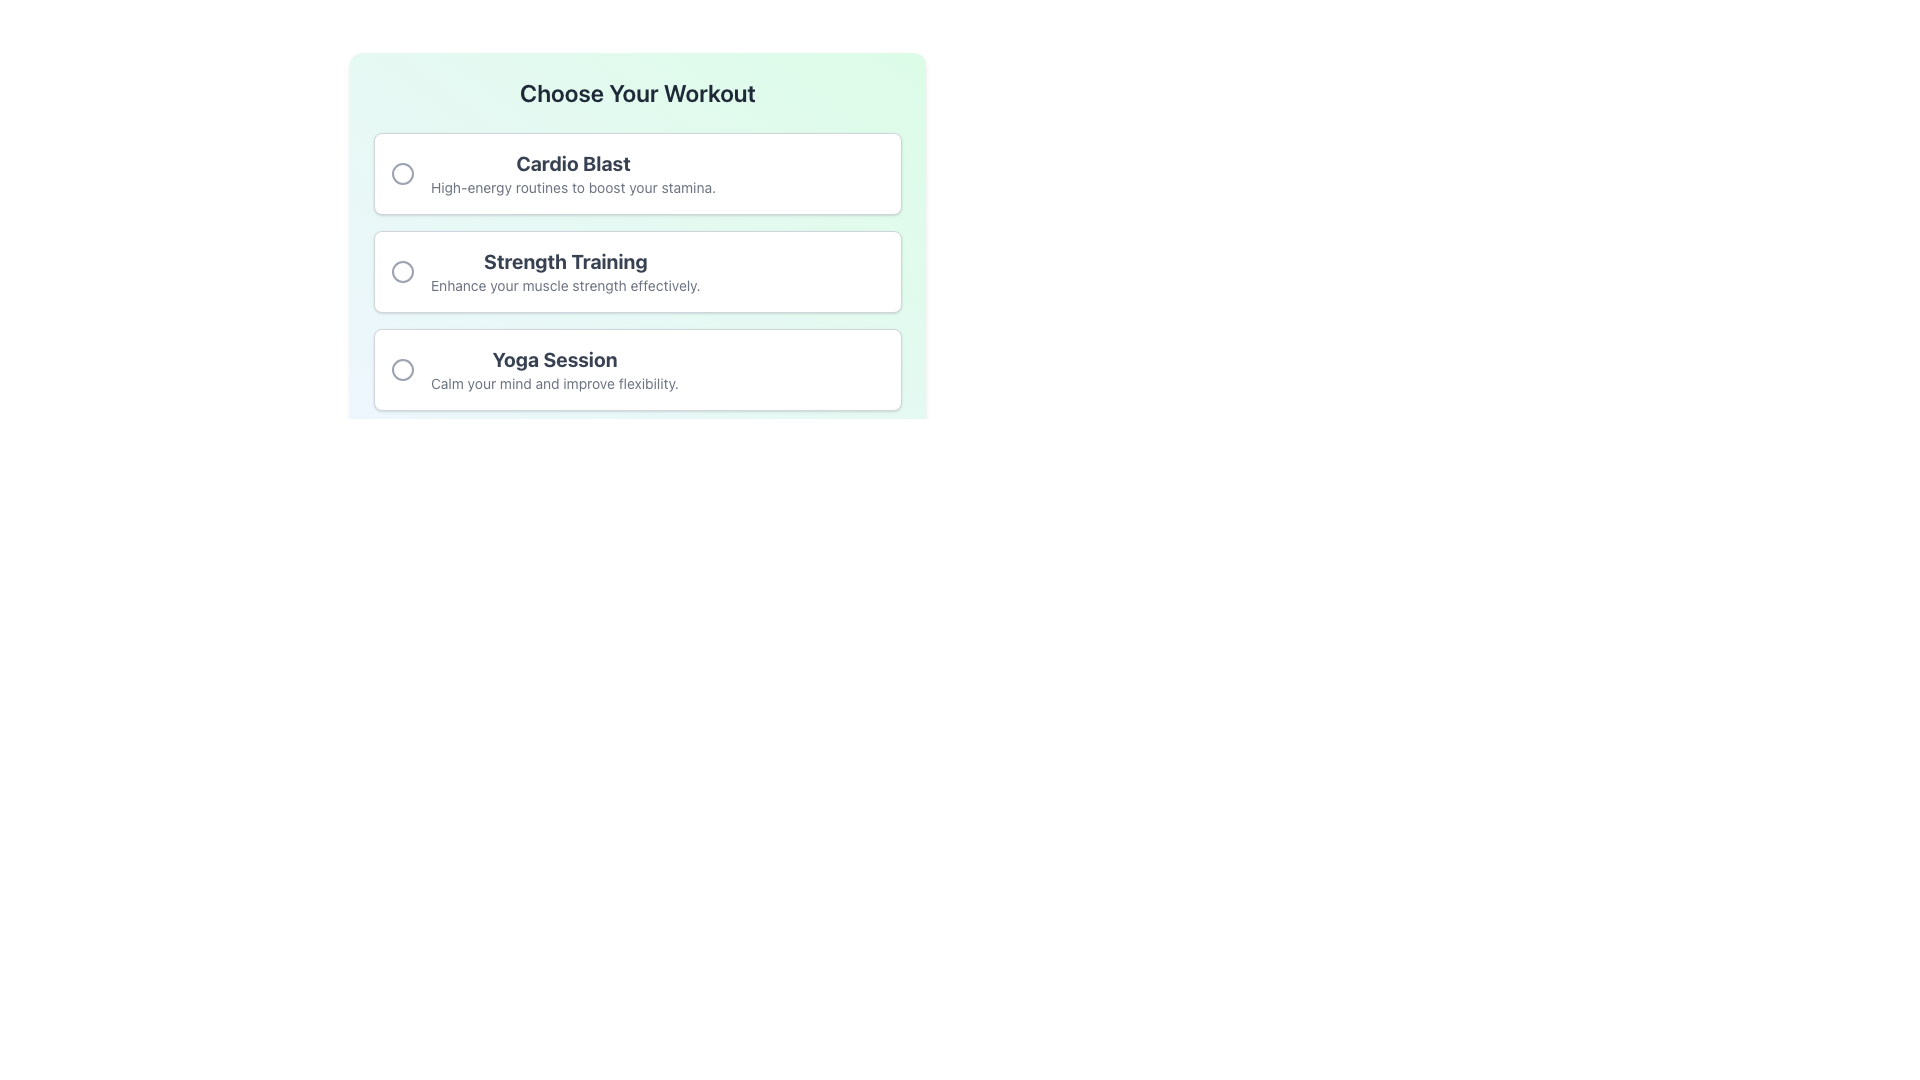  I want to click on title text of the header positioned at the top-center of the workout selection card, serving as an indication of the following content, so click(637, 92).